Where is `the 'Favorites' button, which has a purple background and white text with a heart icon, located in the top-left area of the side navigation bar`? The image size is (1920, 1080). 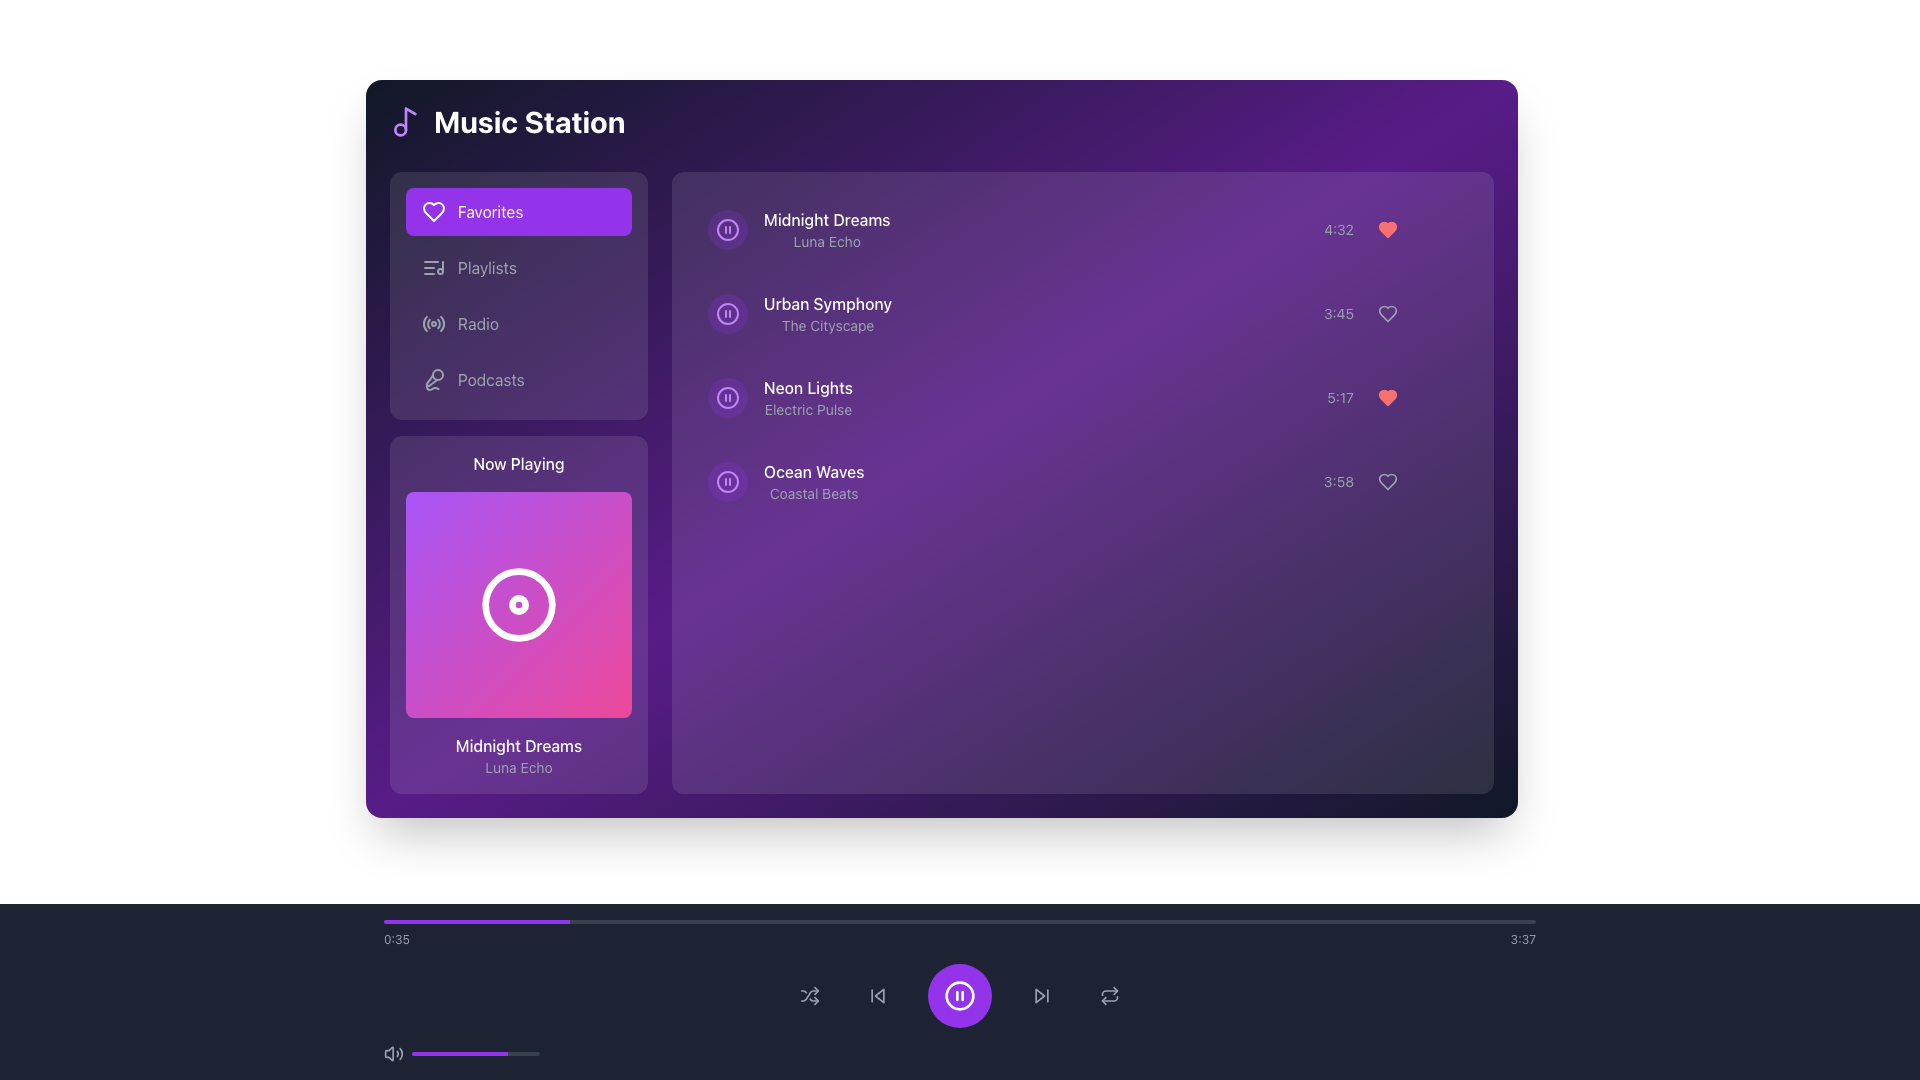
the 'Favorites' button, which has a purple background and white text with a heart icon, located in the top-left area of the side navigation bar is located at coordinates (518, 212).